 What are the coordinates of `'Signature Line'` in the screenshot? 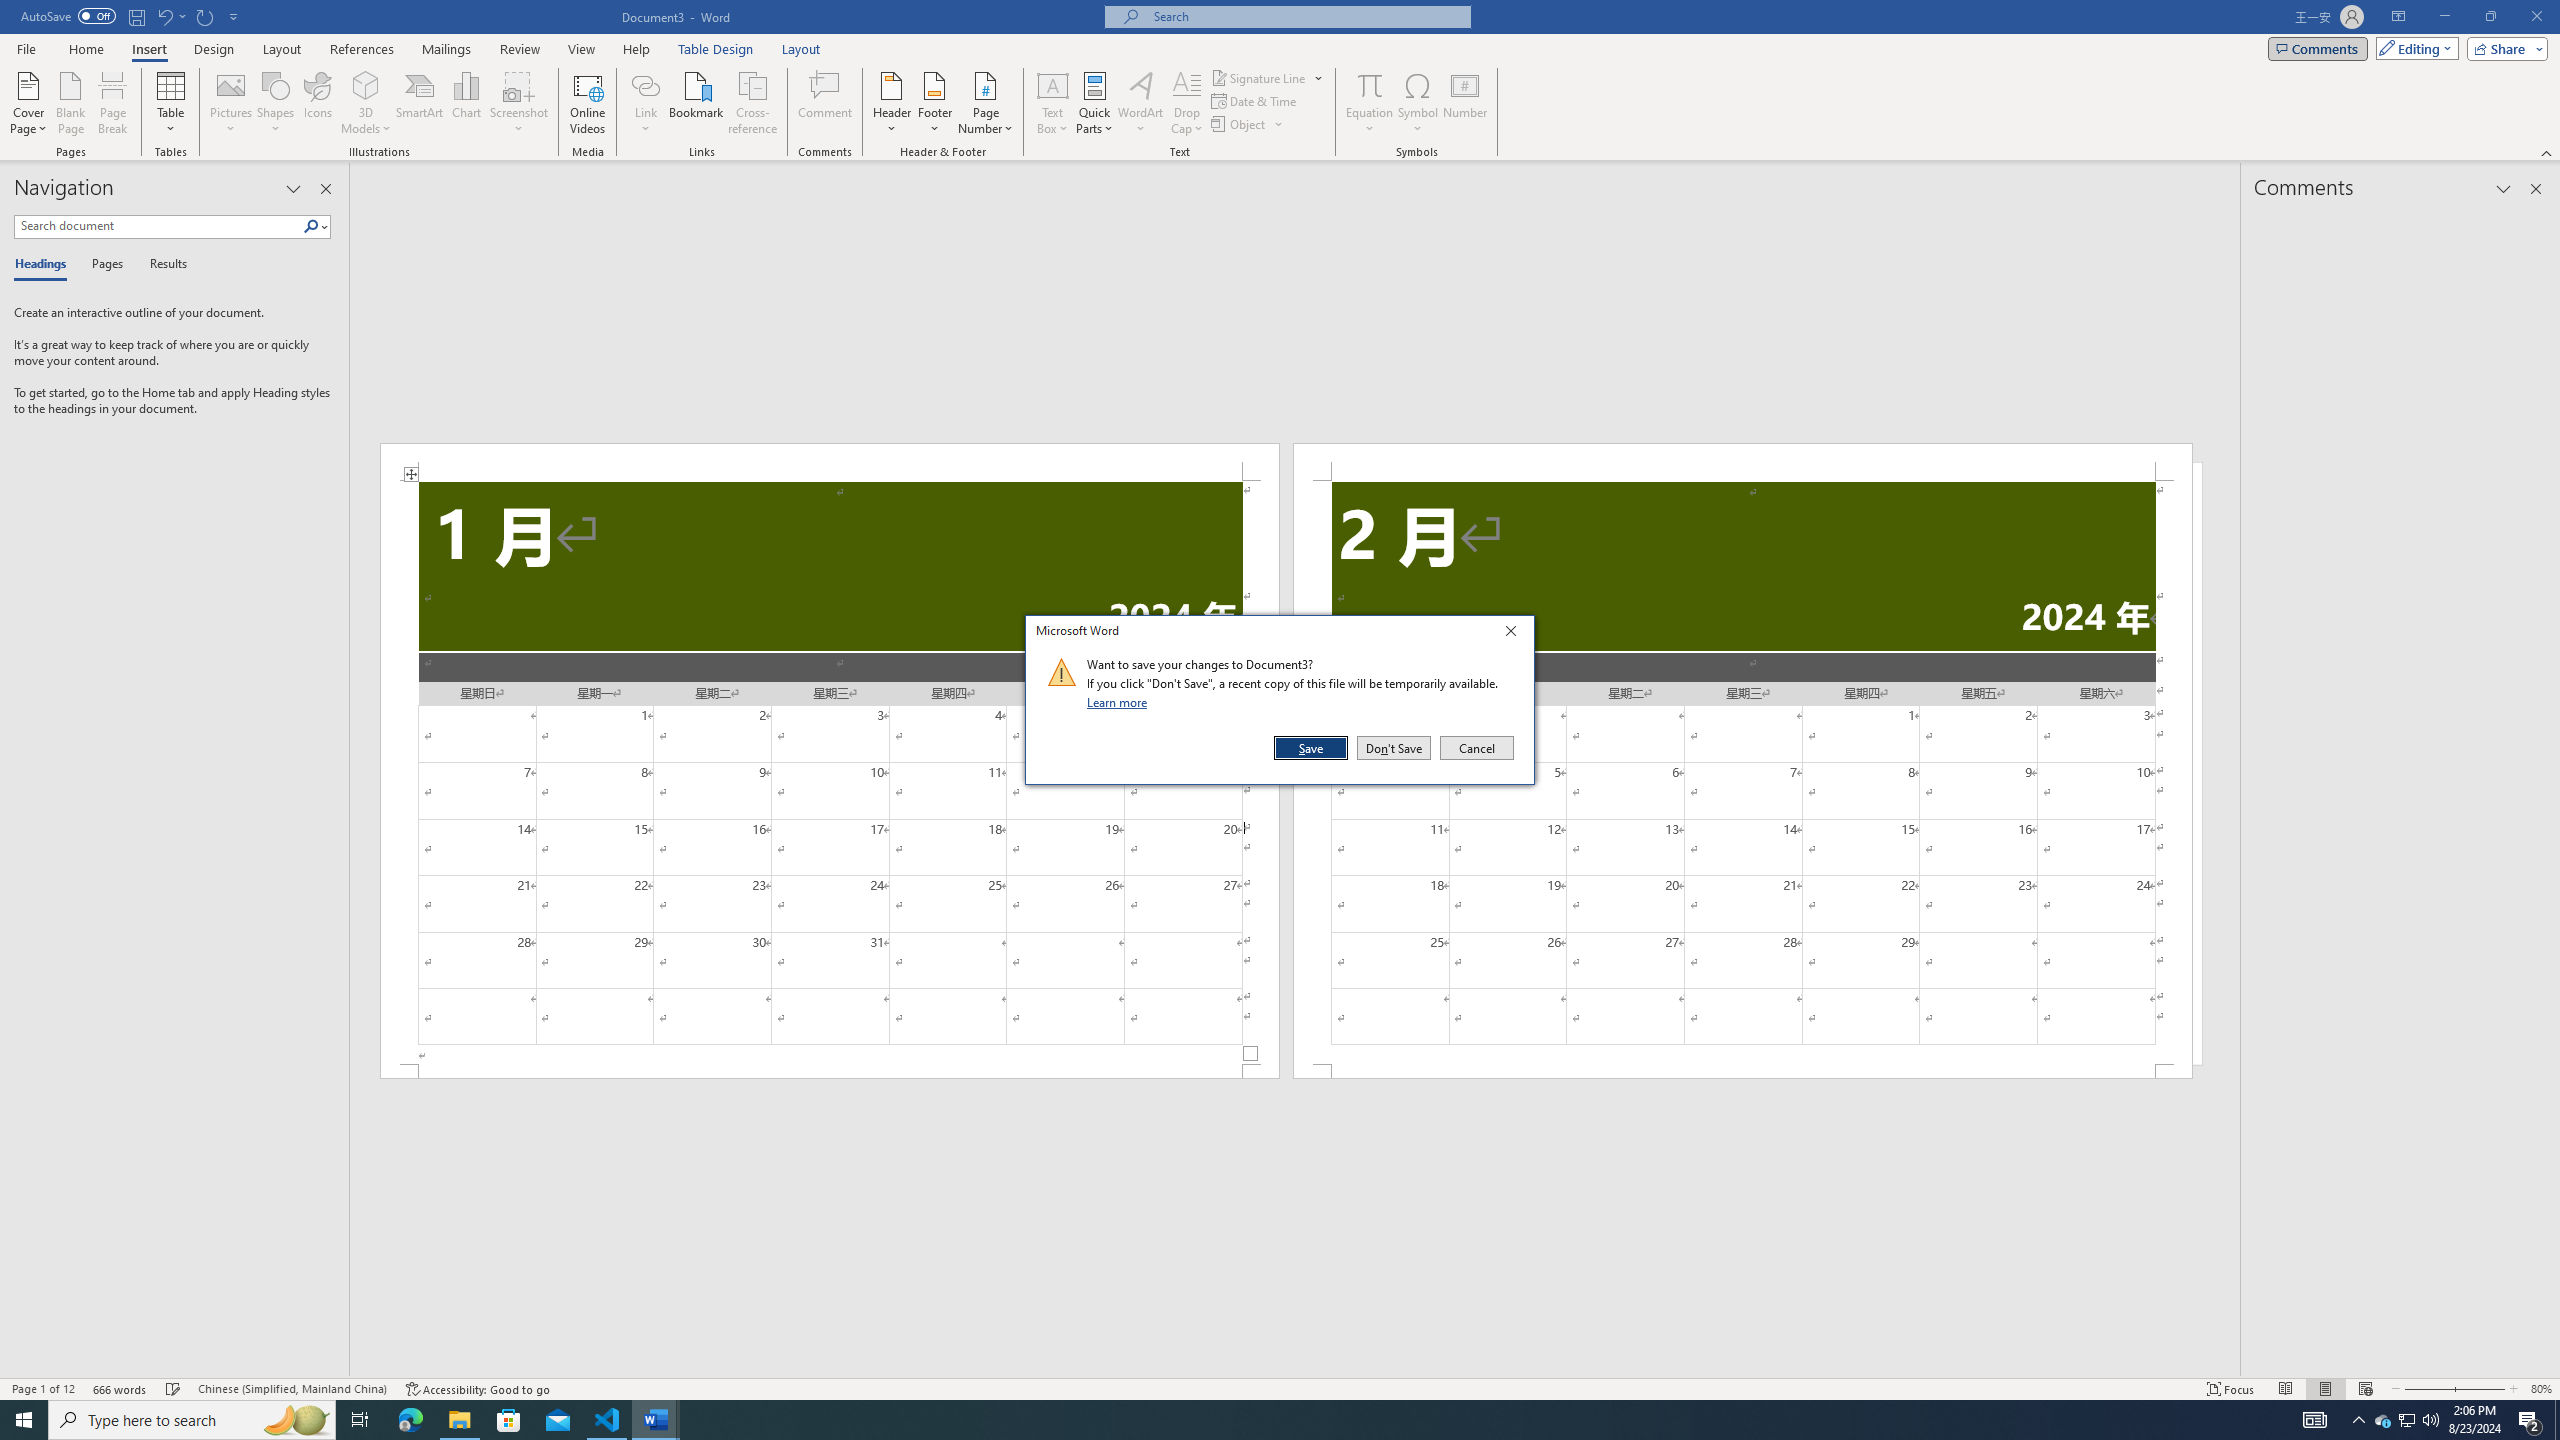 It's located at (1259, 77).